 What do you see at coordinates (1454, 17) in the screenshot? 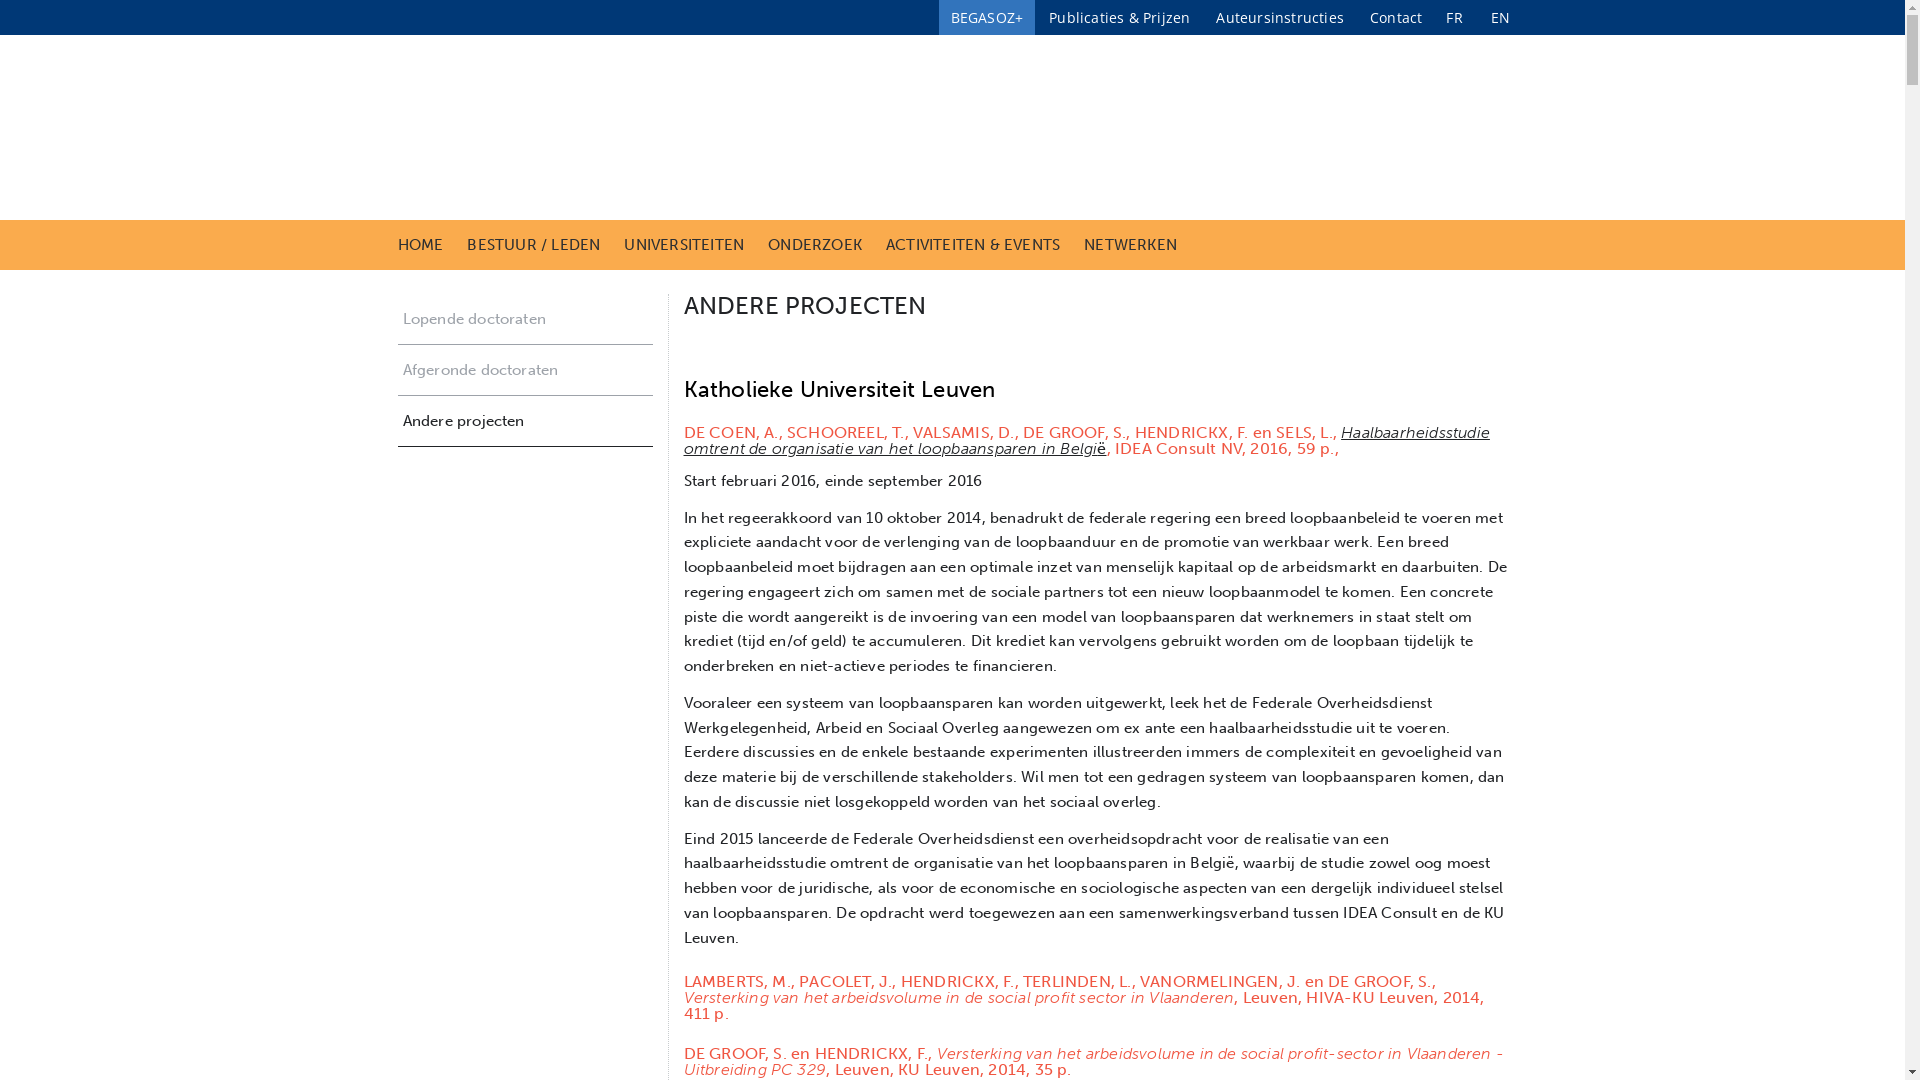
I see `'FR'` at bounding box center [1454, 17].